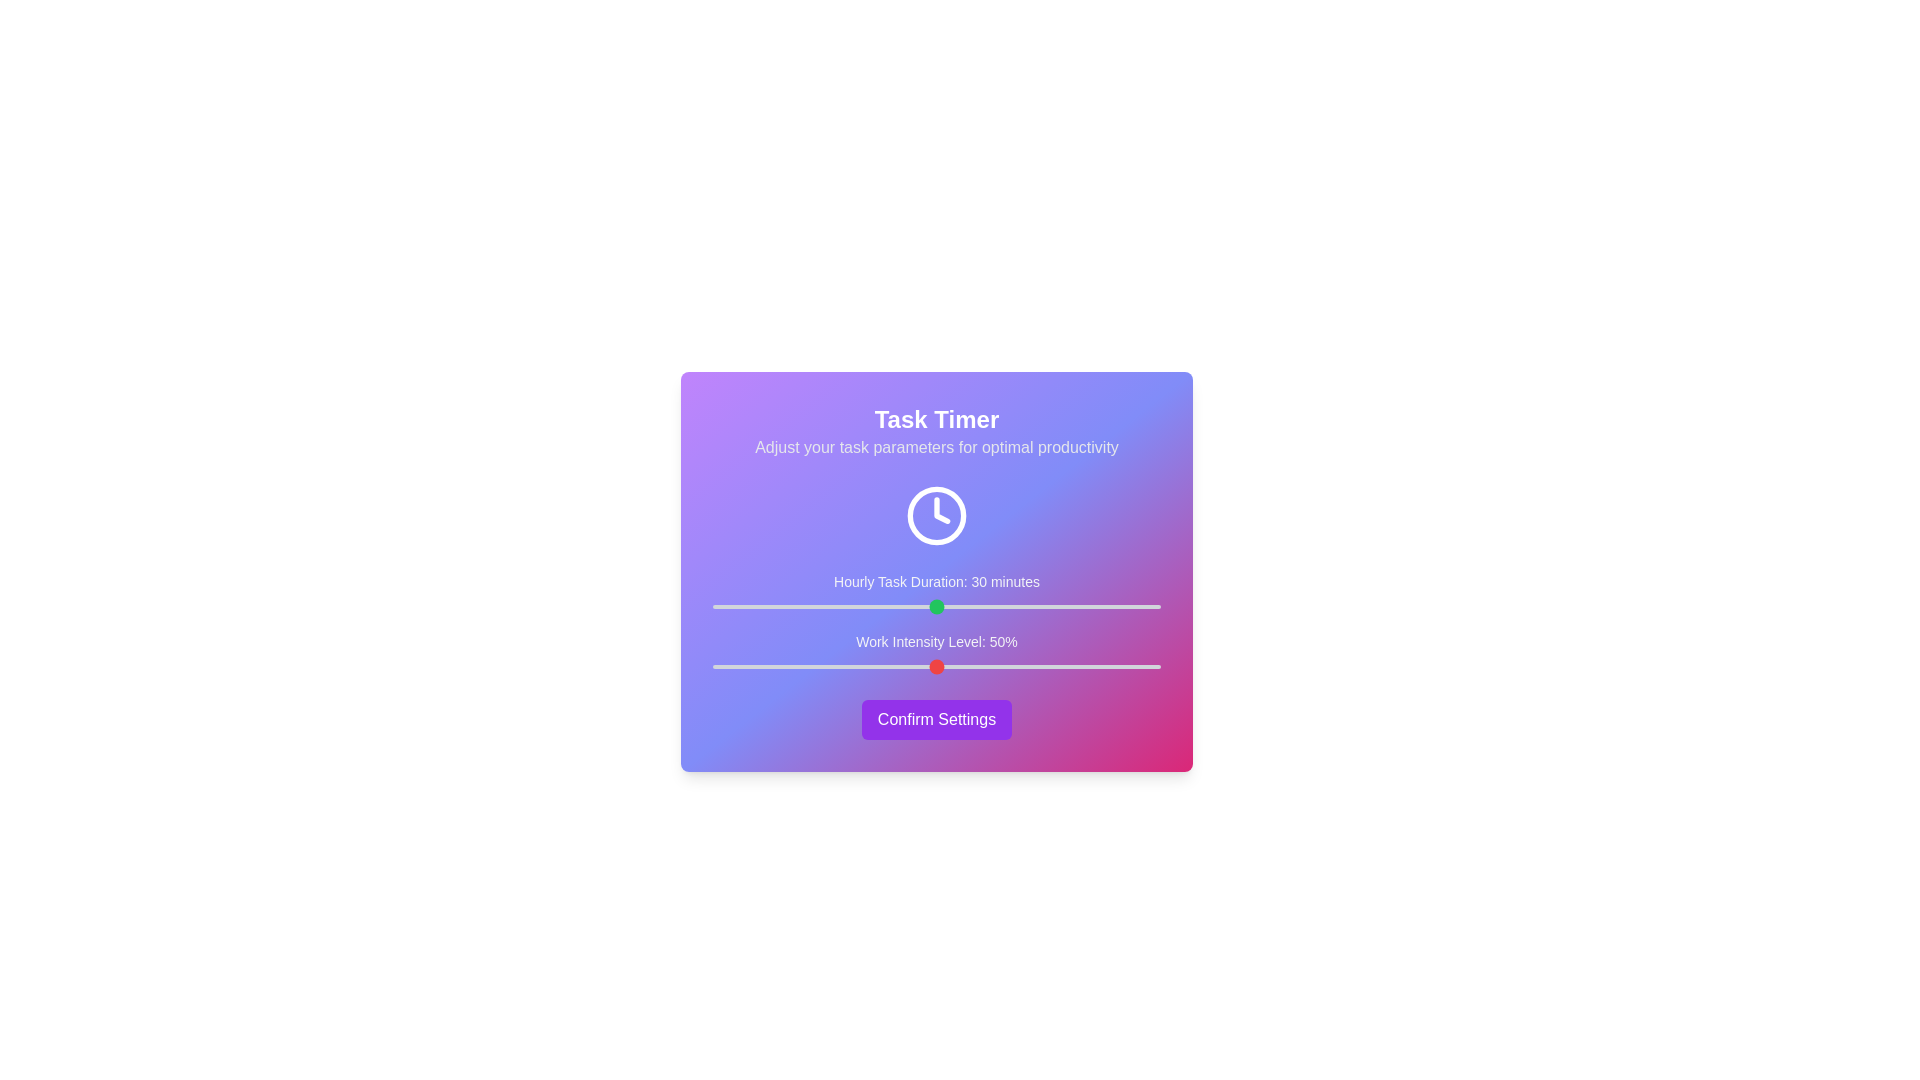 The width and height of the screenshot is (1920, 1080). Describe the element at coordinates (1123, 605) in the screenshot. I see `the 'Hourly Task Duration' slider to 55 minutes` at that location.